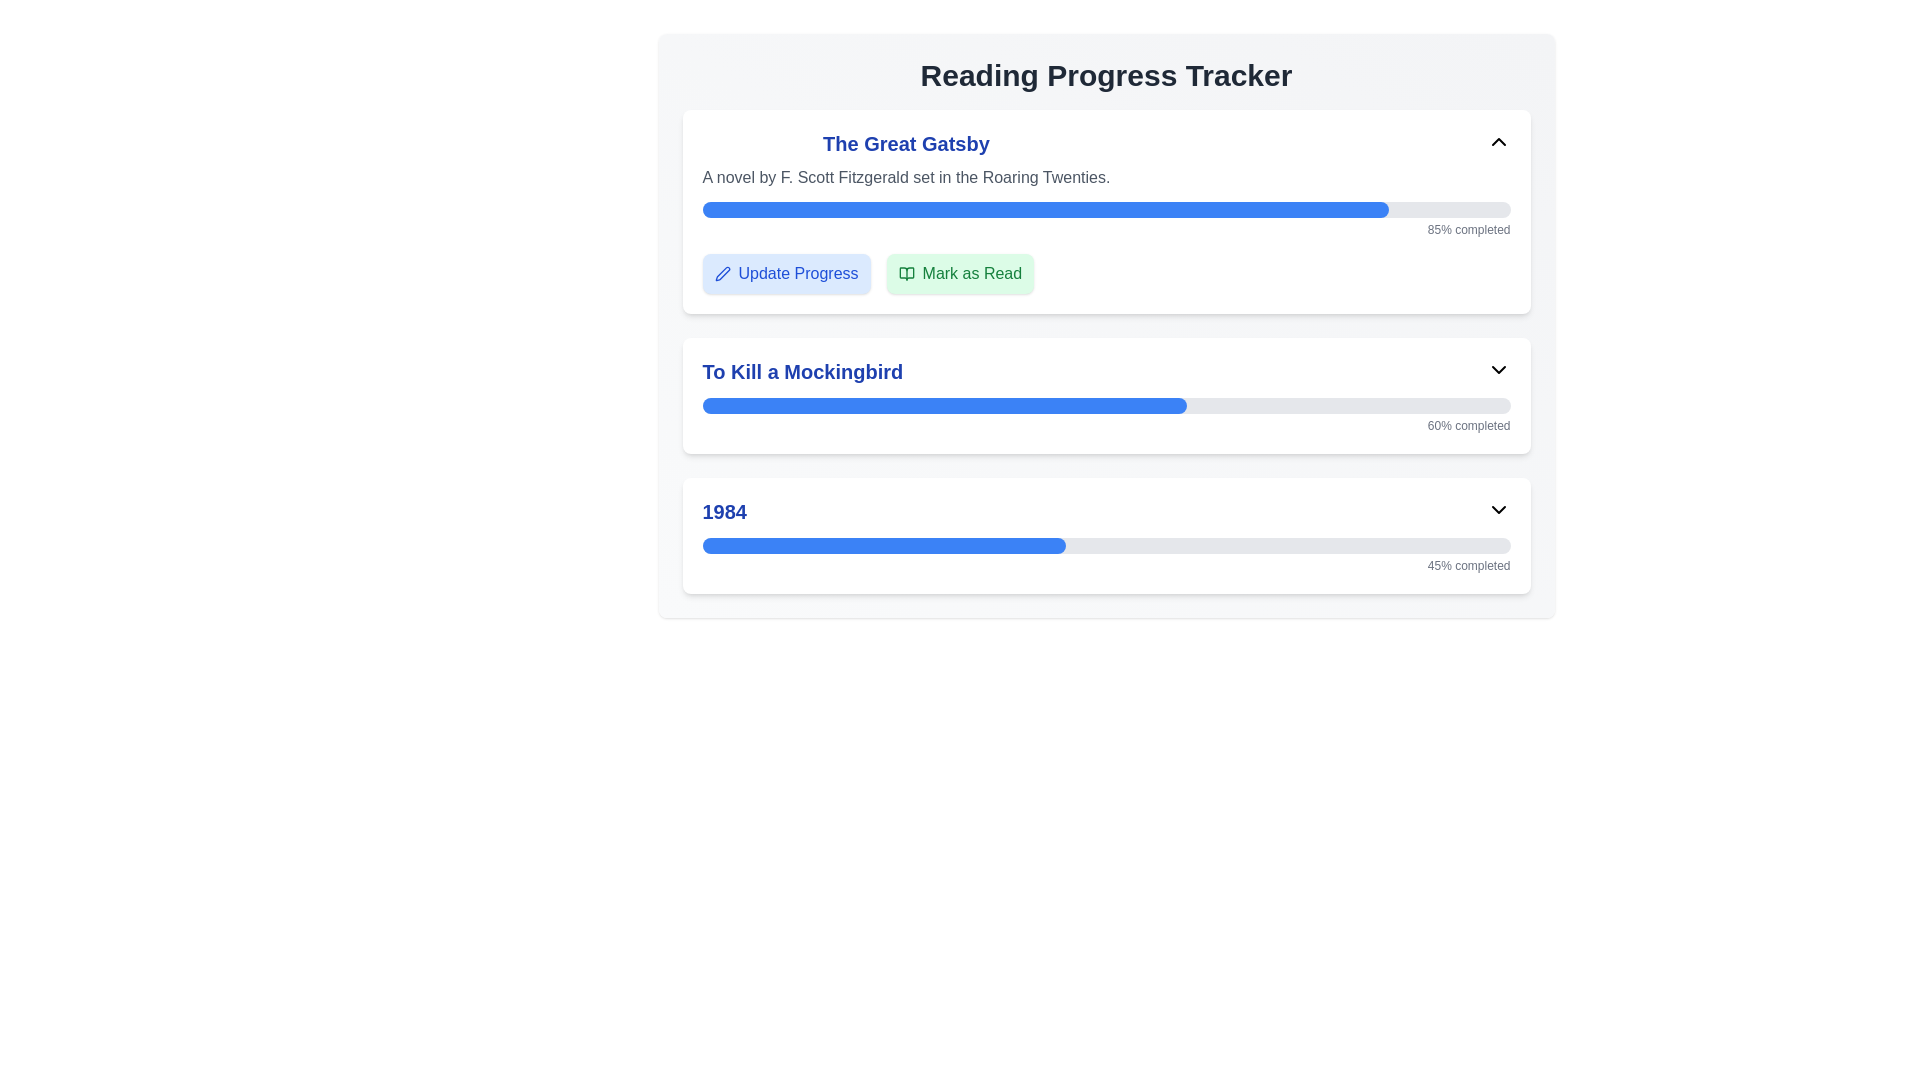 The height and width of the screenshot is (1080, 1920). Describe the element at coordinates (721, 273) in the screenshot. I see `the editing or updating function icon located adjacent to the 'Update Progress' button in the card section for 'The Great Gatsby'` at that location.